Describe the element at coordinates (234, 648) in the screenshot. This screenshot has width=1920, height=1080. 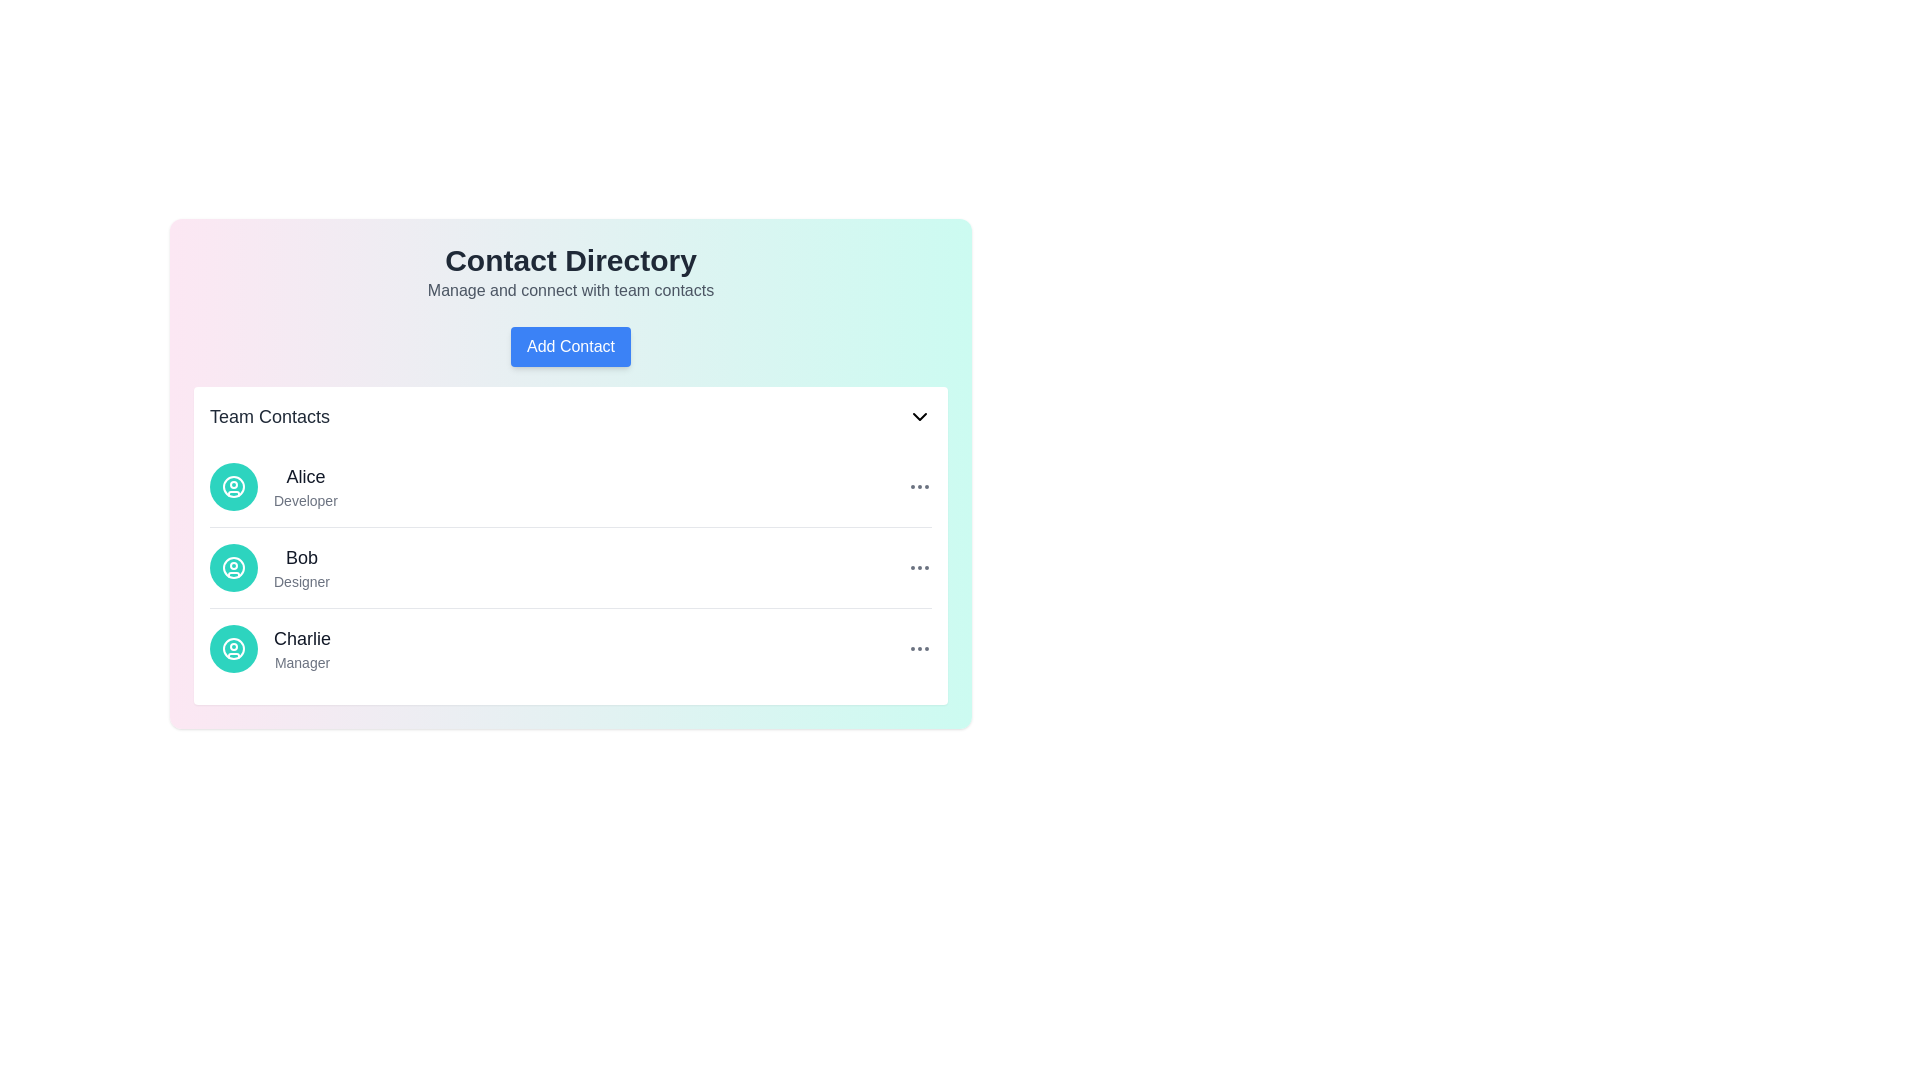
I see `the circular teal icon with a white user icon in the center, located to the left of the text 'Charlie' and 'Manager' in the 'Team Contacts' section` at that location.